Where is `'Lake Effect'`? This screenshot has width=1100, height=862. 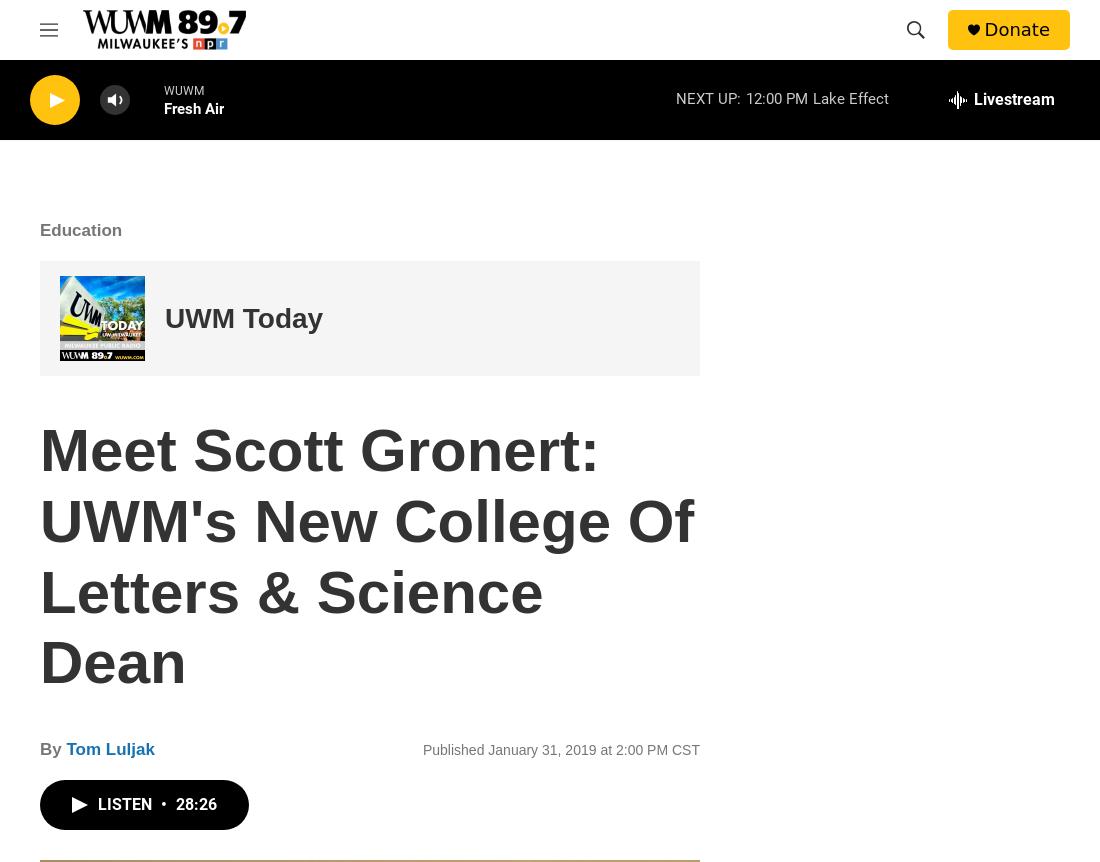 'Lake Effect' is located at coordinates (849, 97).